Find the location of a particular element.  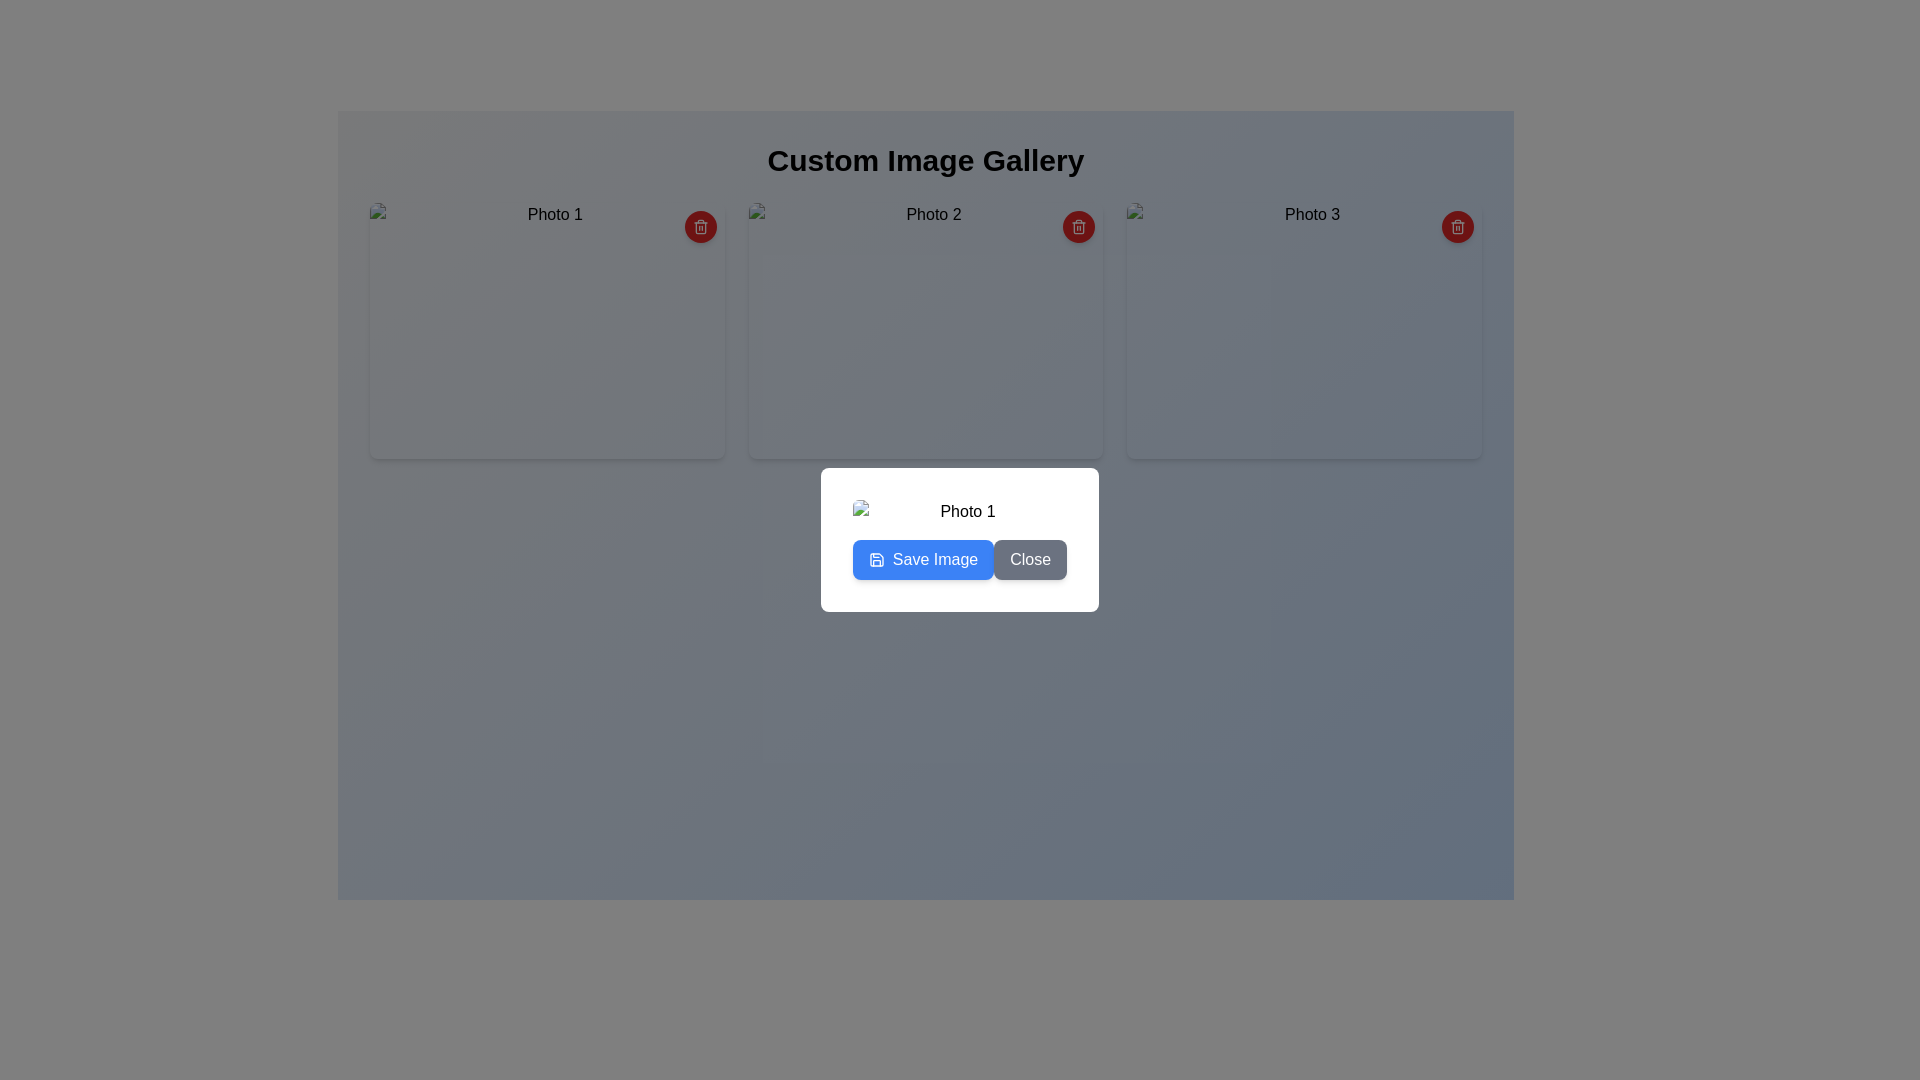

the trash can icon with a red circular background located at the top-right corner of the 'Photo 2' image card is located at coordinates (1078, 226).